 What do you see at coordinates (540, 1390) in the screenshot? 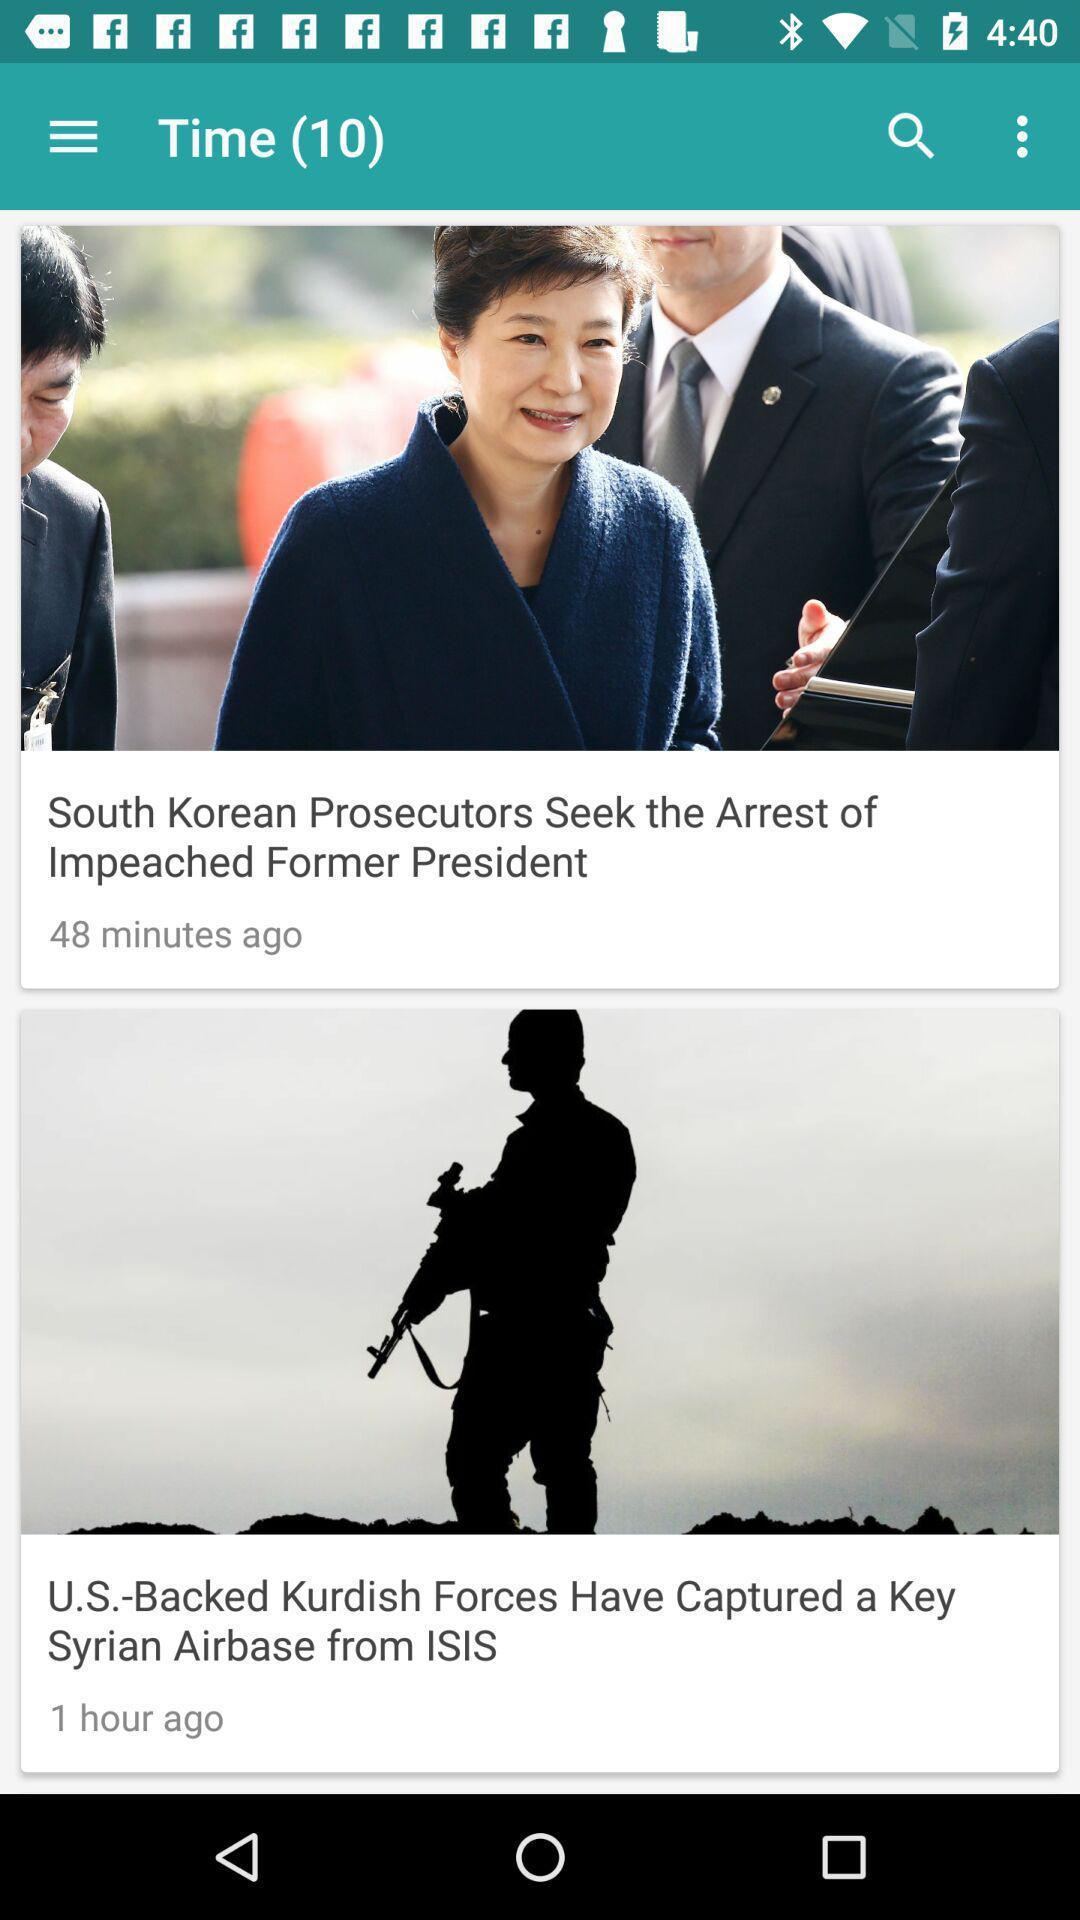
I see `the image in which the text says usbacked kurdish forces have captured a key syrian airbase from isis` at bounding box center [540, 1390].